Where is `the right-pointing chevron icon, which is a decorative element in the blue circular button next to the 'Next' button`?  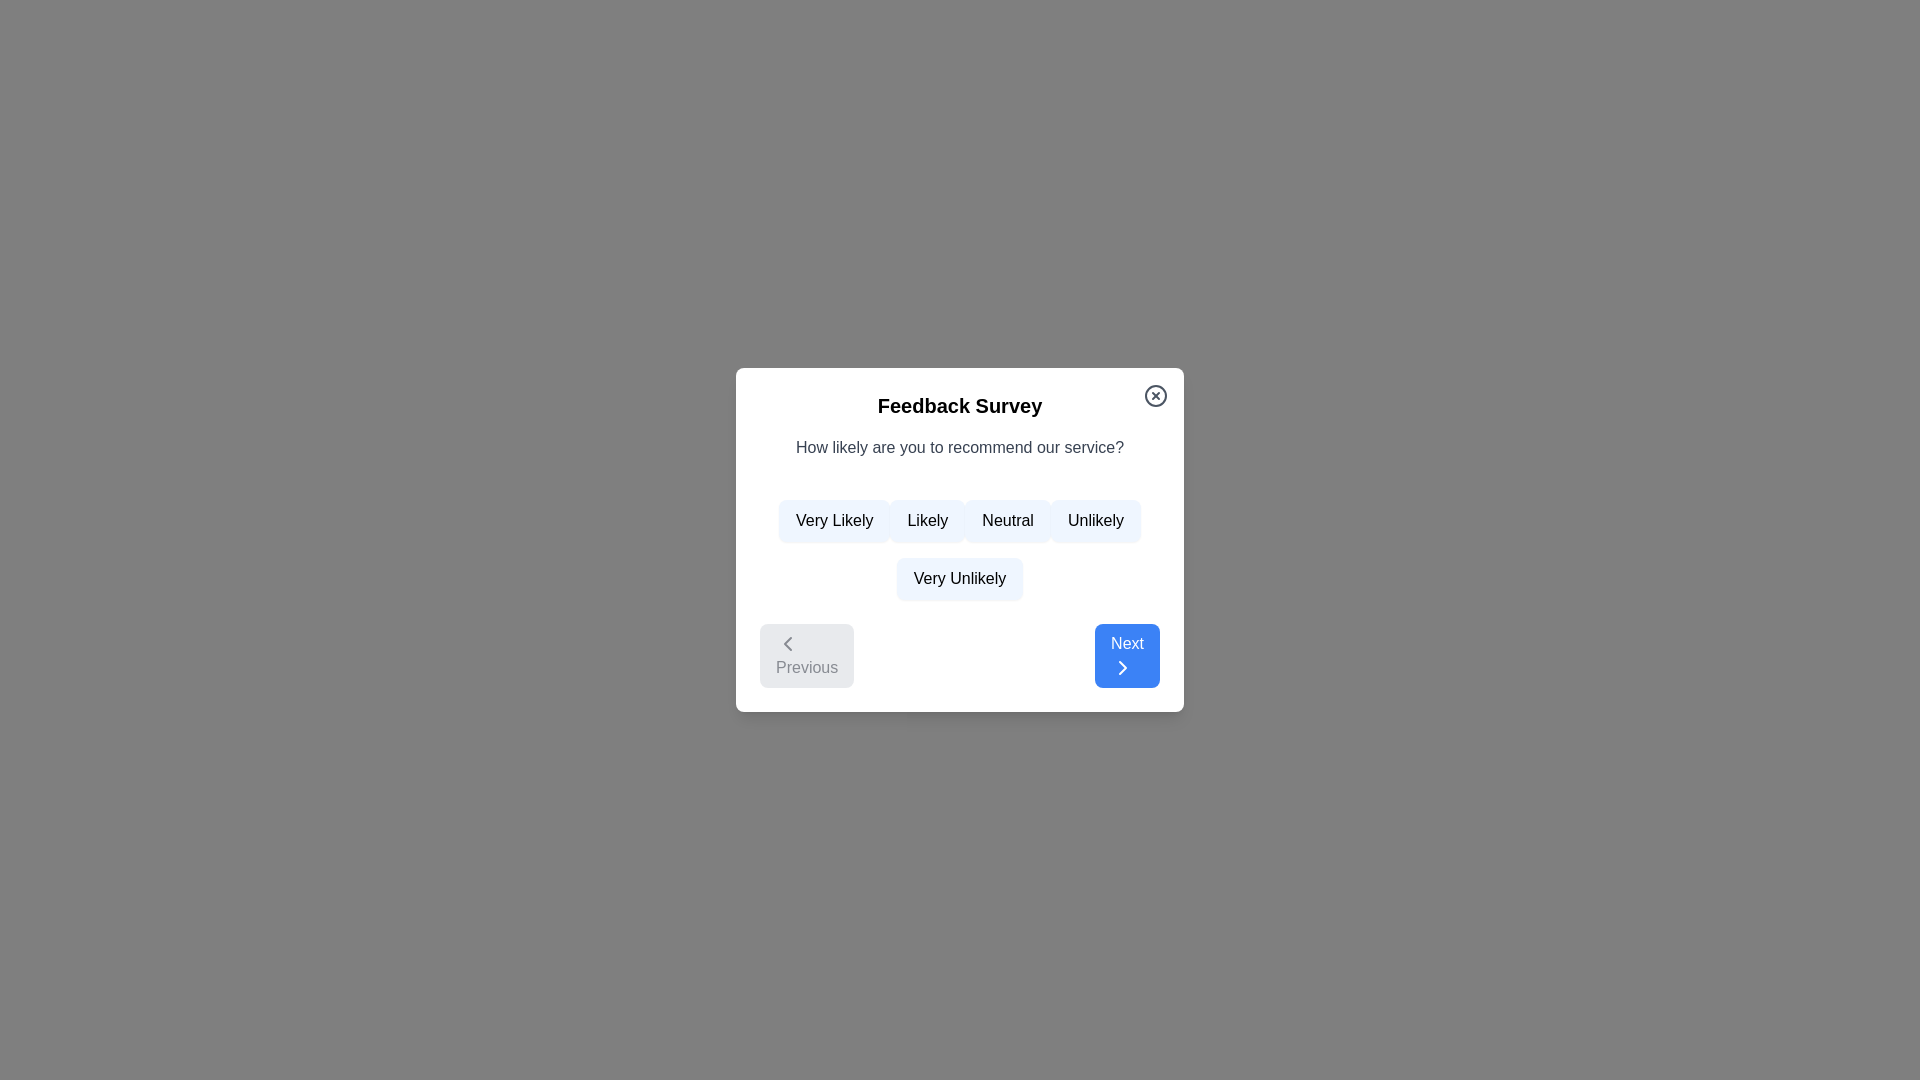 the right-pointing chevron icon, which is a decorative element in the blue circular button next to the 'Next' button is located at coordinates (1123, 667).